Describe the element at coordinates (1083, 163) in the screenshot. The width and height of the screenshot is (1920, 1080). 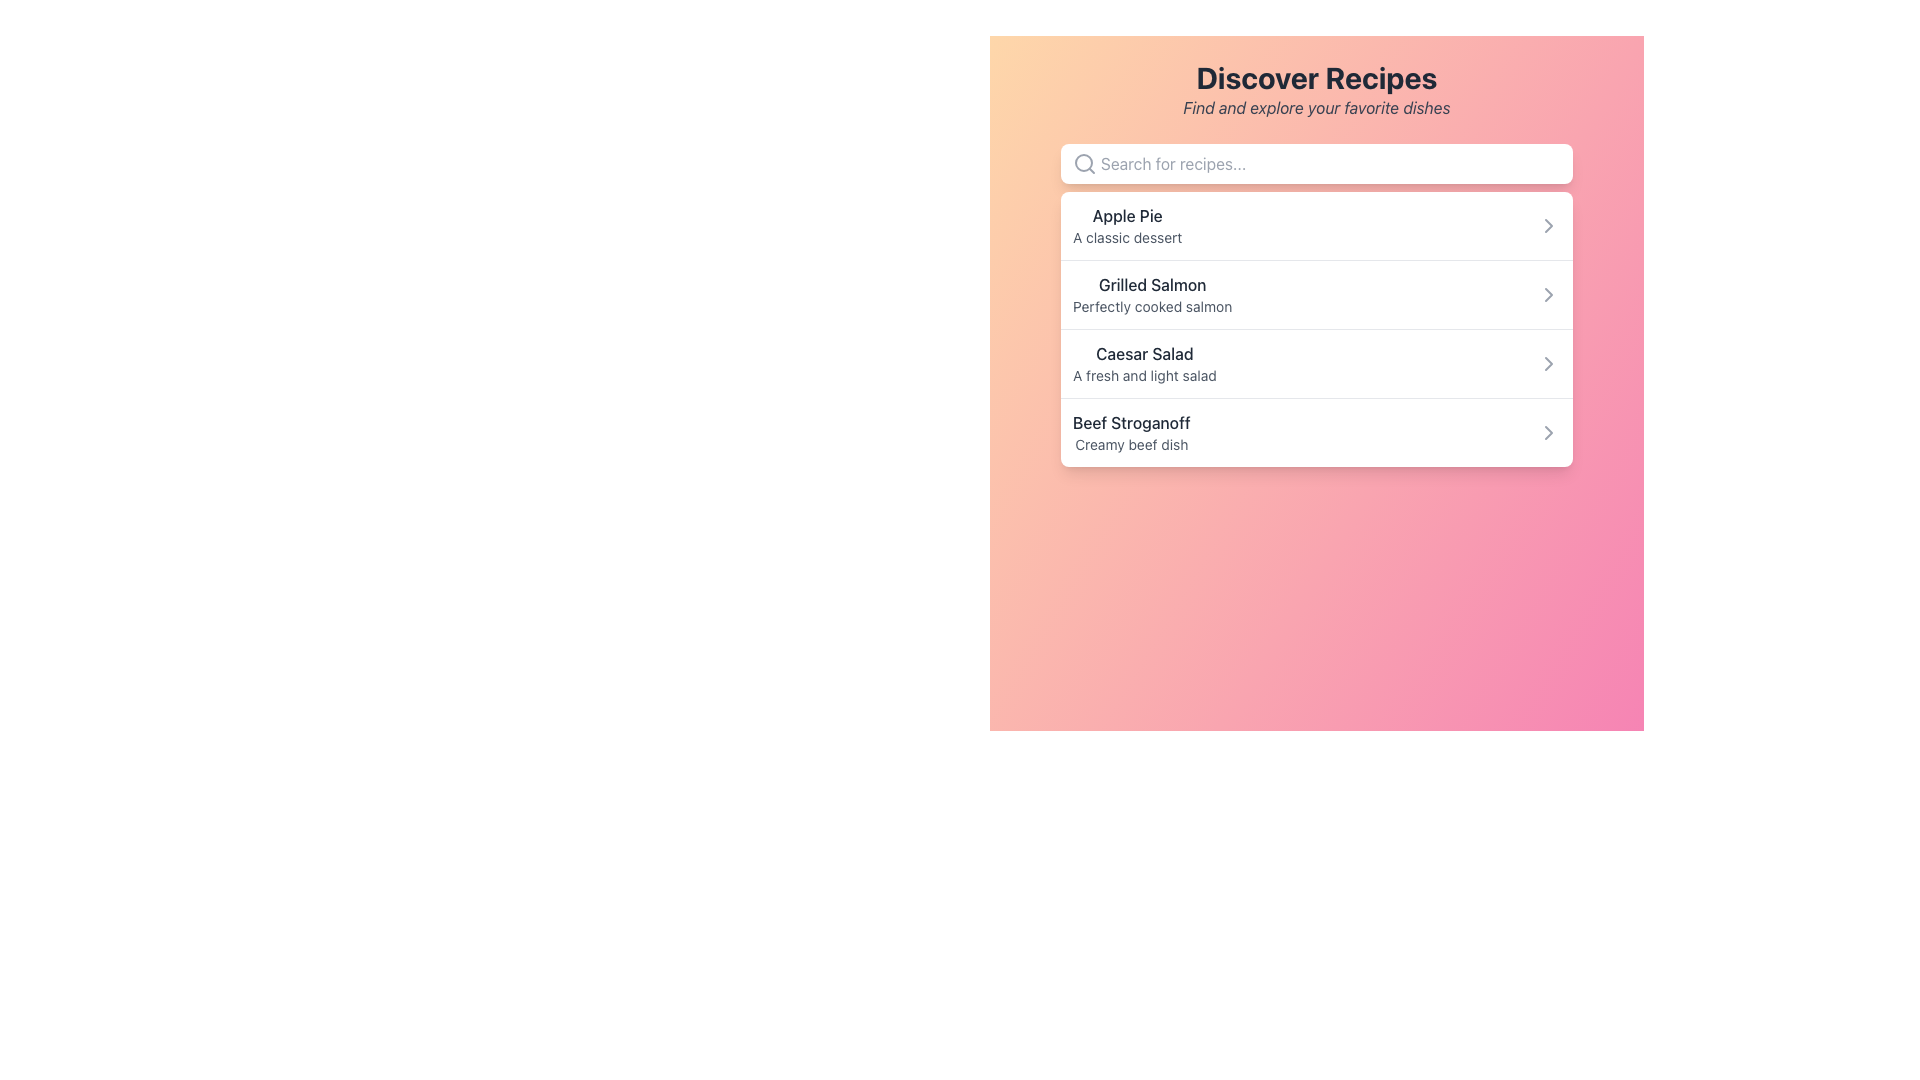
I see `the circular magnifying glass icon located to the left of the search input field, which has a gray outline and is positioned near the top of the interface` at that location.